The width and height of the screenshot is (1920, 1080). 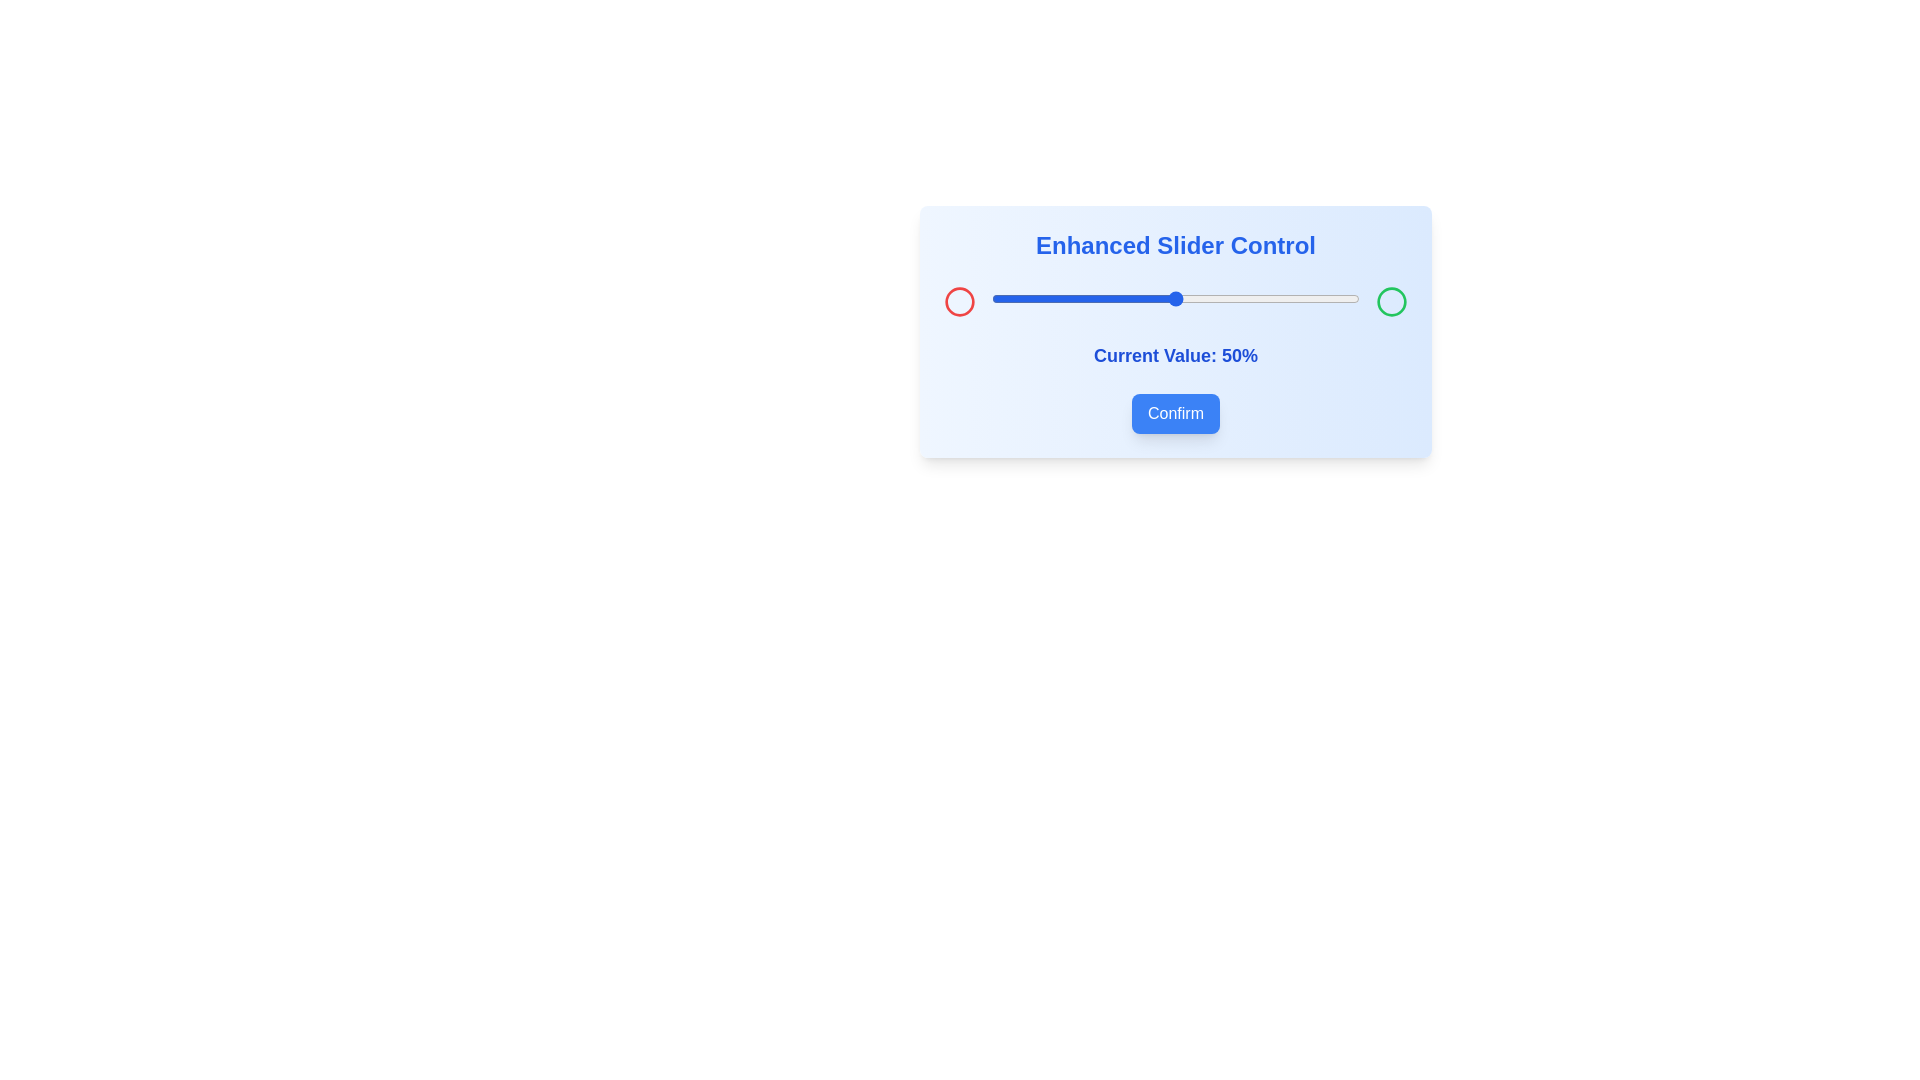 I want to click on the text label displaying 'Current Value: 50%' which is centrally located in the light blue panel below the slider control, so click(x=1176, y=354).